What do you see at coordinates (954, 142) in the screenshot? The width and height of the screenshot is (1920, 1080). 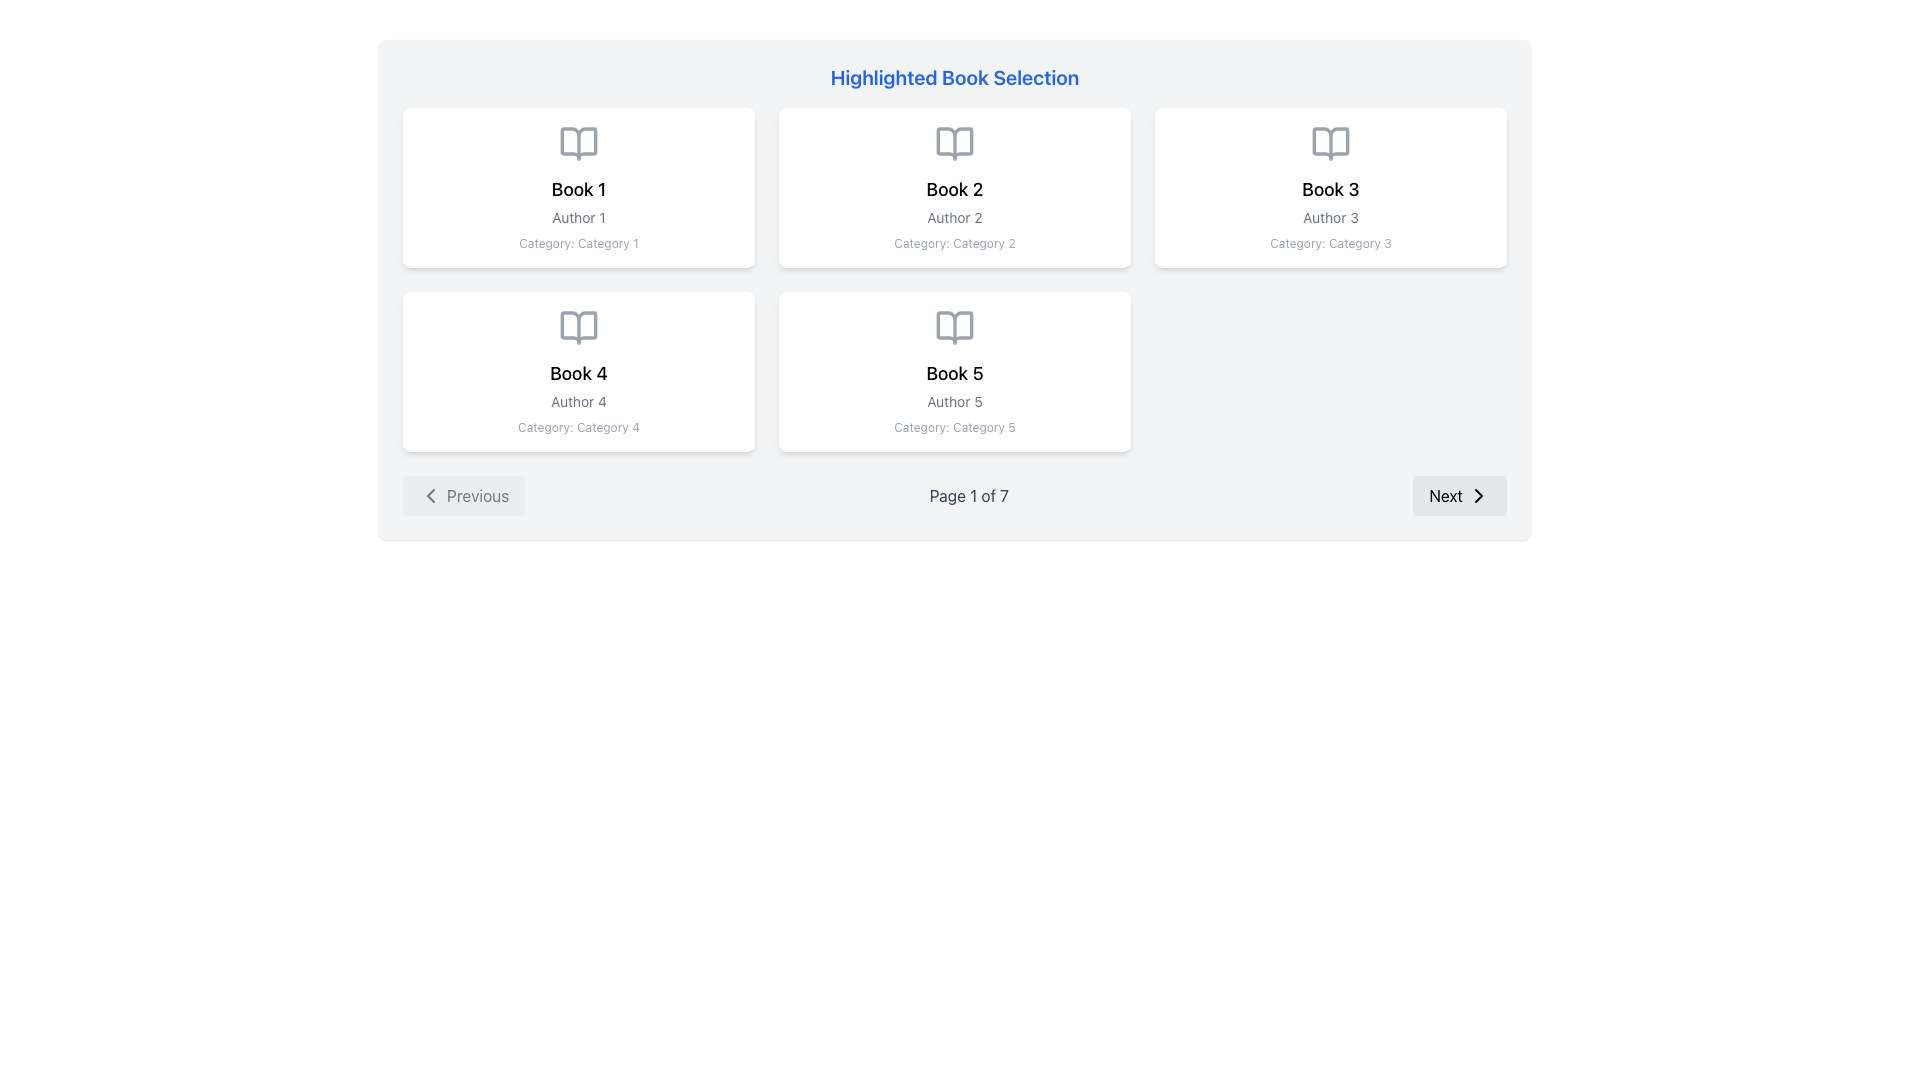 I see `the open book icon located at the top center of the 'Book 2' card, which features symmetrical pages and a monochrome grey color` at bounding box center [954, 142].